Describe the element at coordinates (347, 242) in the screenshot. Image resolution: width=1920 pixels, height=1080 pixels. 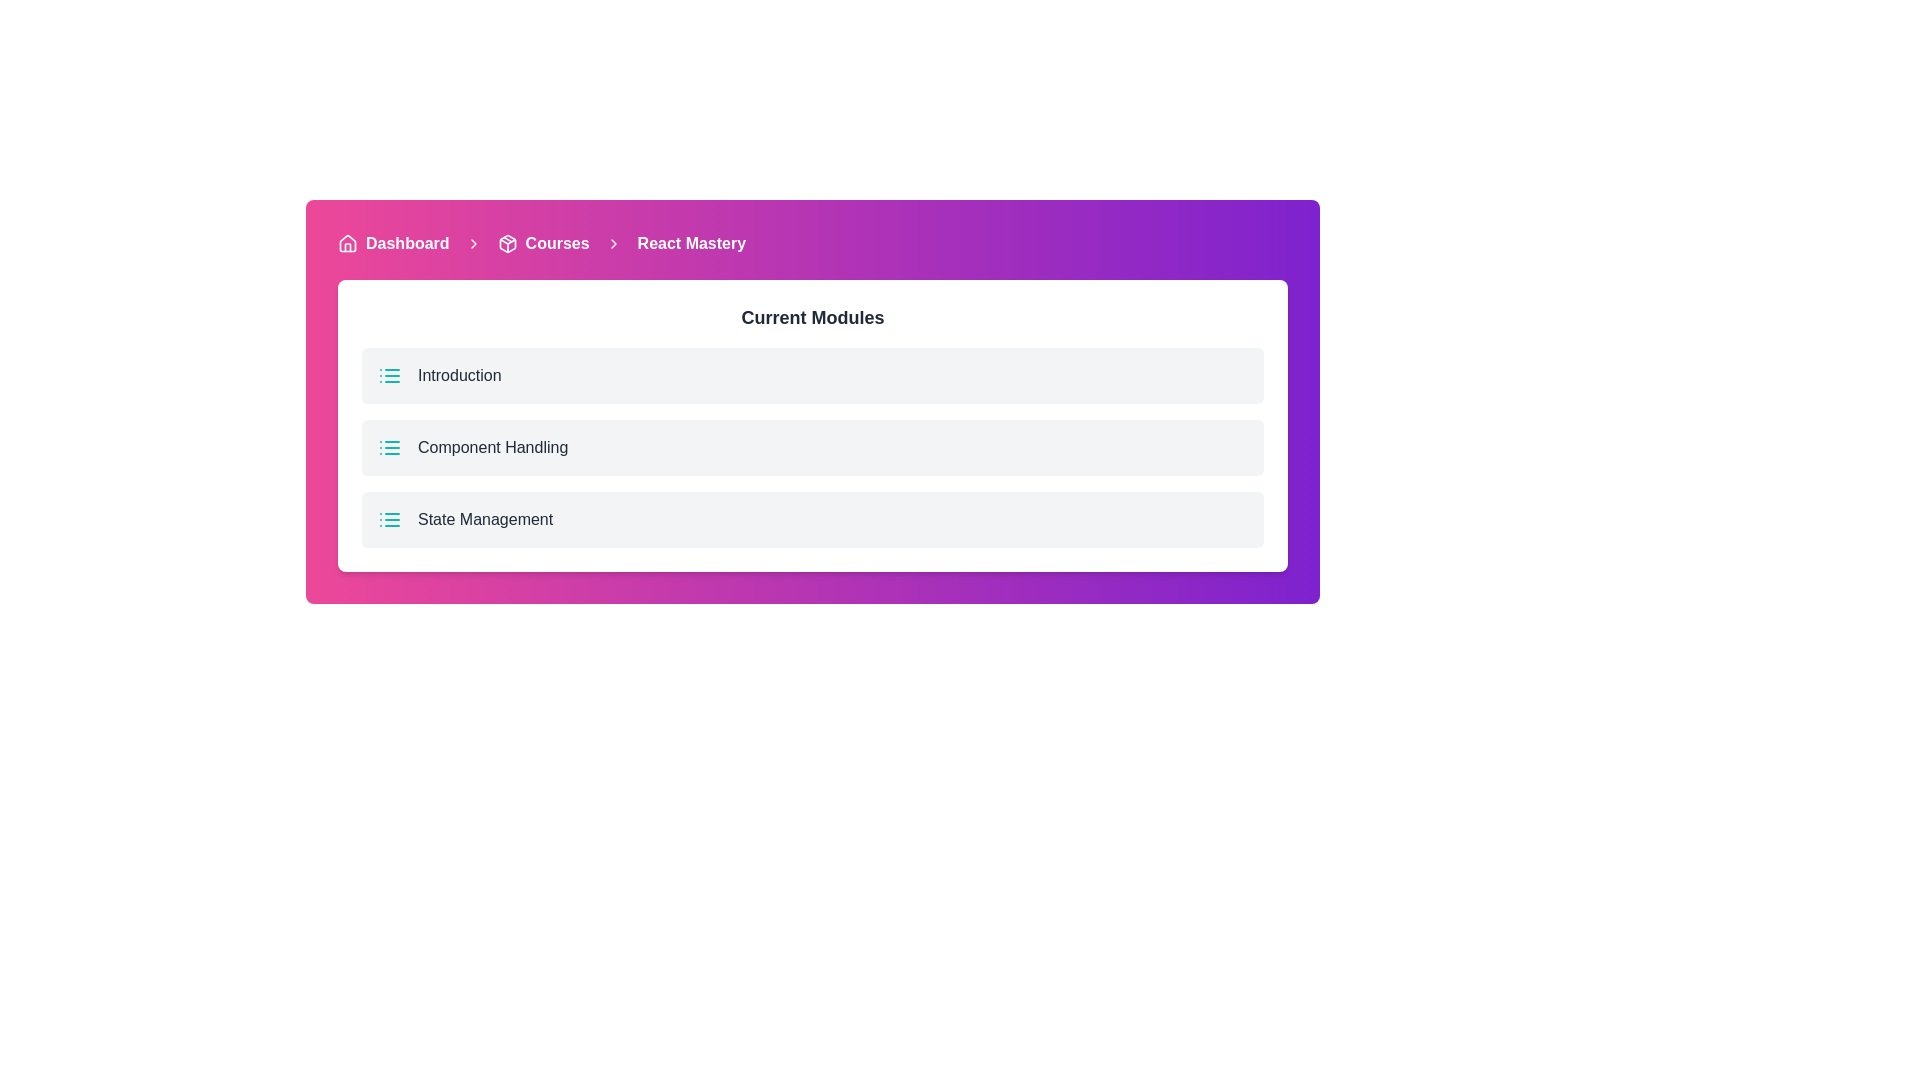
I see `the house icon located to the left of the 'Dashboard' text` at that location.